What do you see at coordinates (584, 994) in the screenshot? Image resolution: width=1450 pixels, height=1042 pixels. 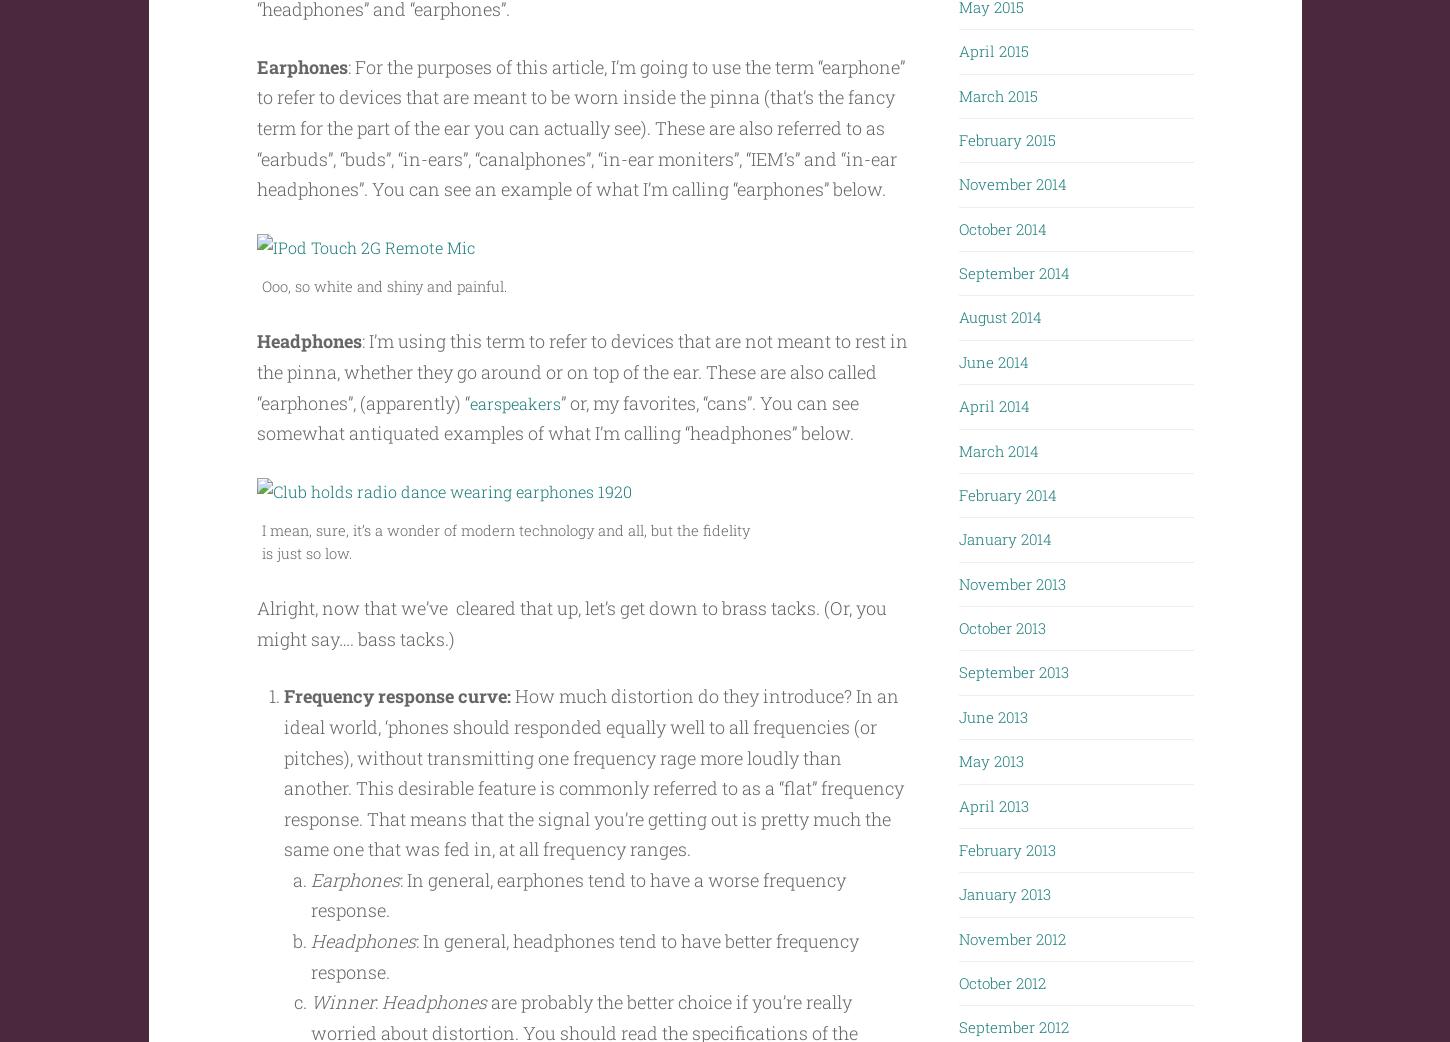 I see `': In general, headphones tend to have better frequency response.'` at bounding box center [584, 994].